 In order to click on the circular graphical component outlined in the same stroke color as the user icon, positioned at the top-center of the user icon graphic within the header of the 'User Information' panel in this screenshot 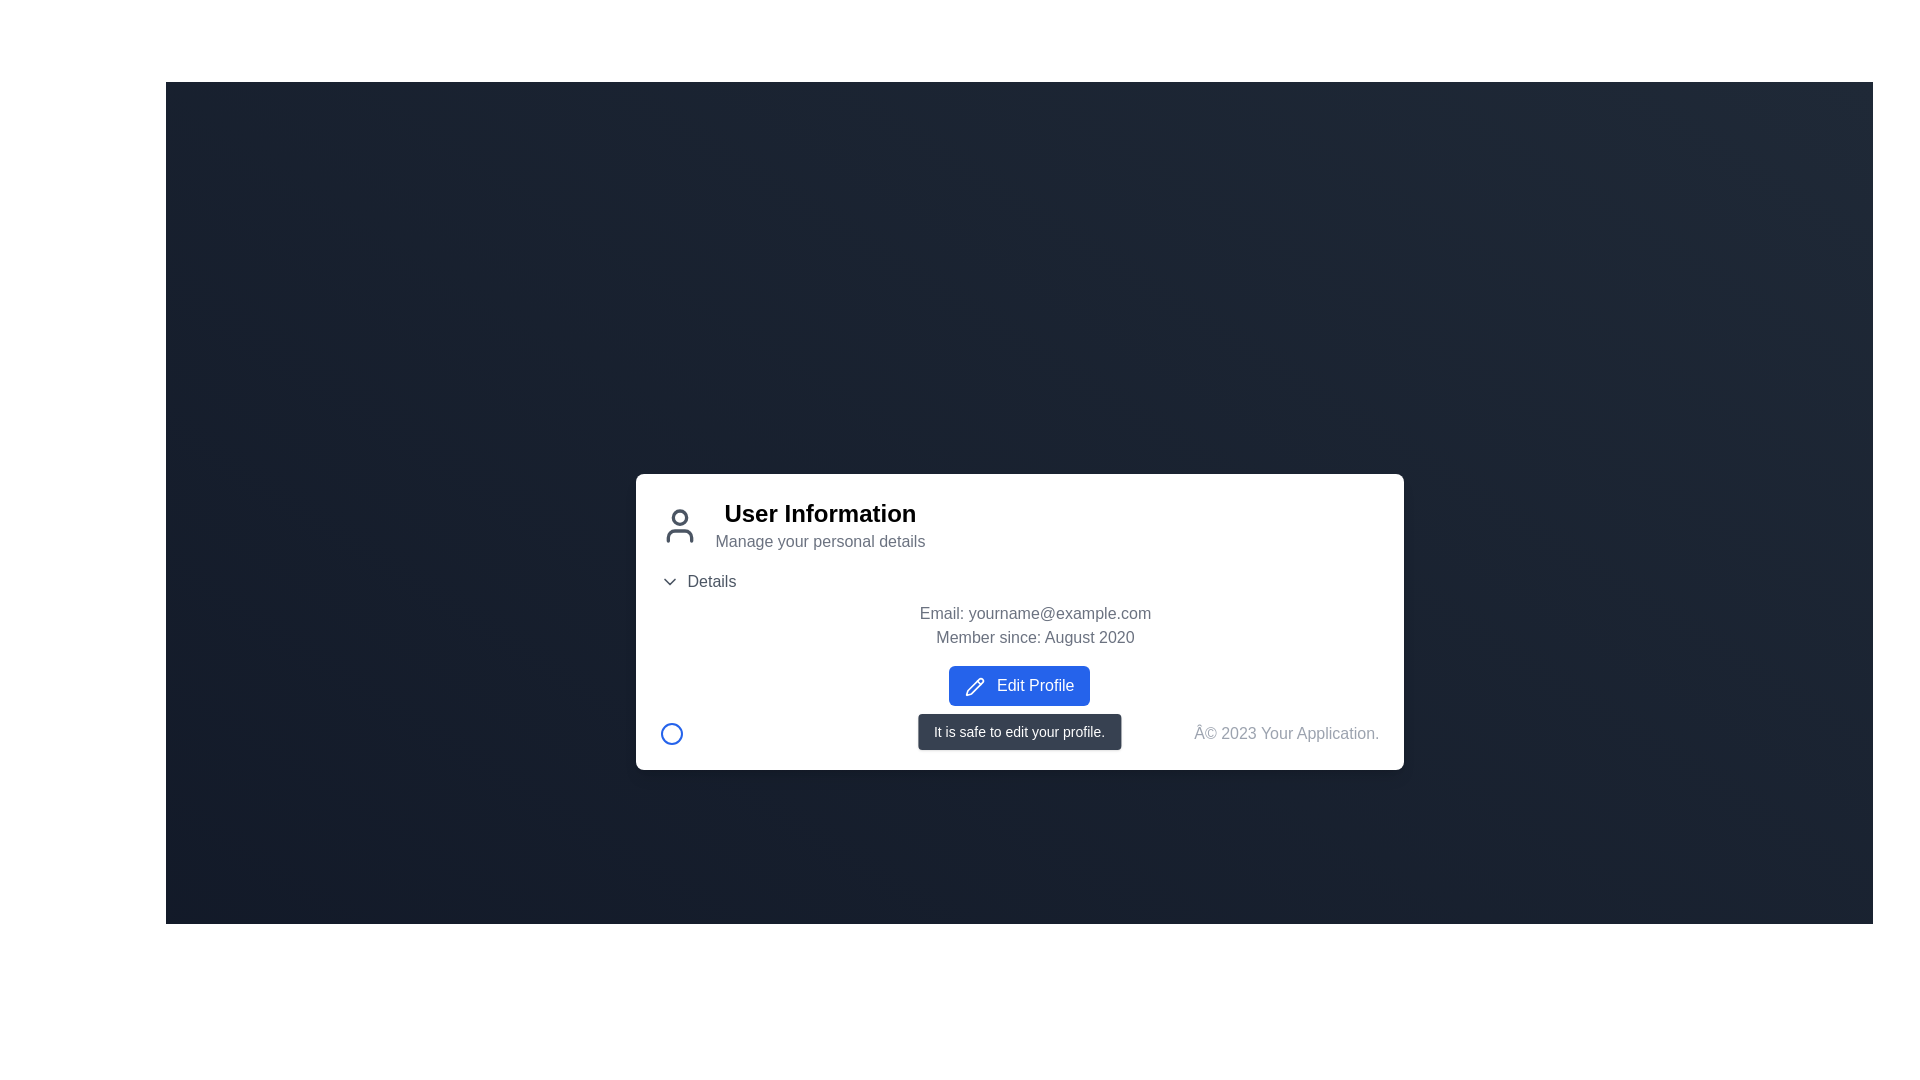, I will do `click(679, 516)`.